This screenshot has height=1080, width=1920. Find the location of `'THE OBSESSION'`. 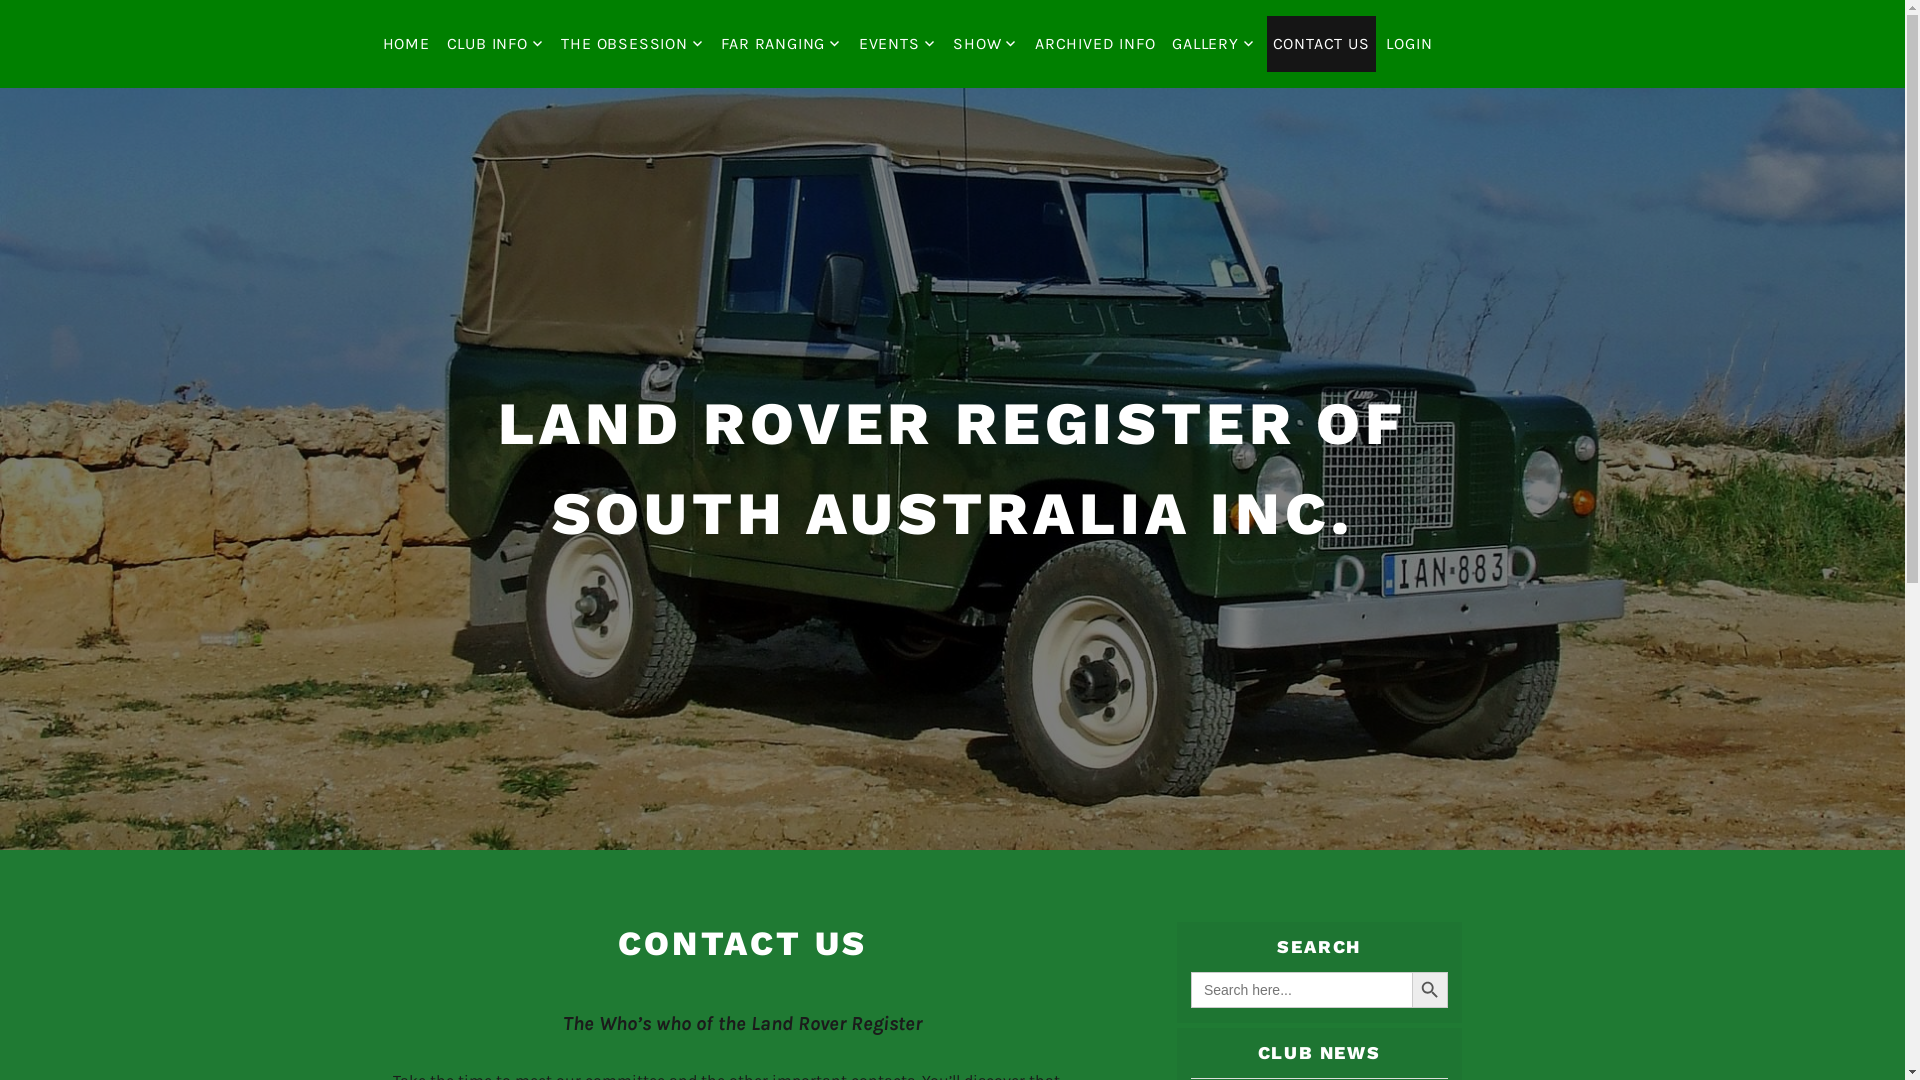

'THE OBSESSION' is located at coordinates (631, 43).